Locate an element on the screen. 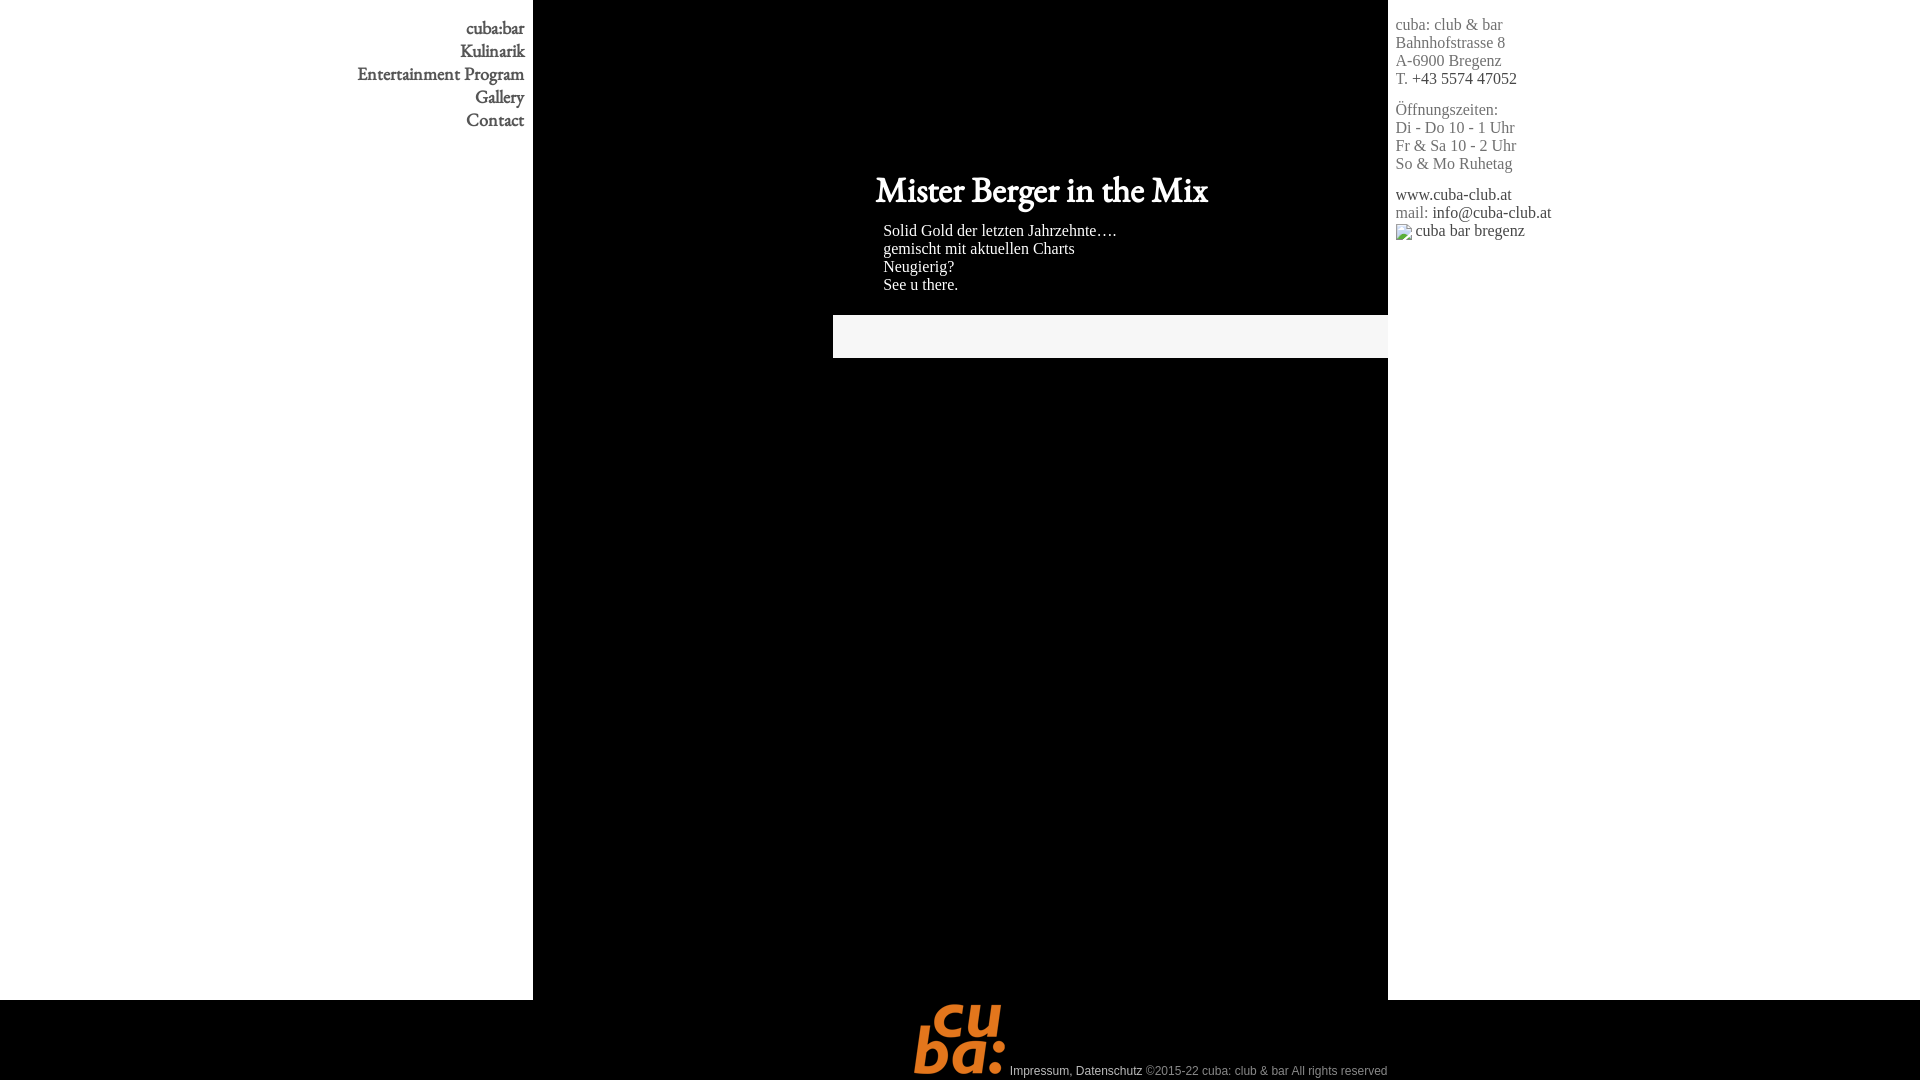 The height and width of the screenshot is (1080, 1920). 'www.cuba-club.at' is located at coordinates (1454, 194).